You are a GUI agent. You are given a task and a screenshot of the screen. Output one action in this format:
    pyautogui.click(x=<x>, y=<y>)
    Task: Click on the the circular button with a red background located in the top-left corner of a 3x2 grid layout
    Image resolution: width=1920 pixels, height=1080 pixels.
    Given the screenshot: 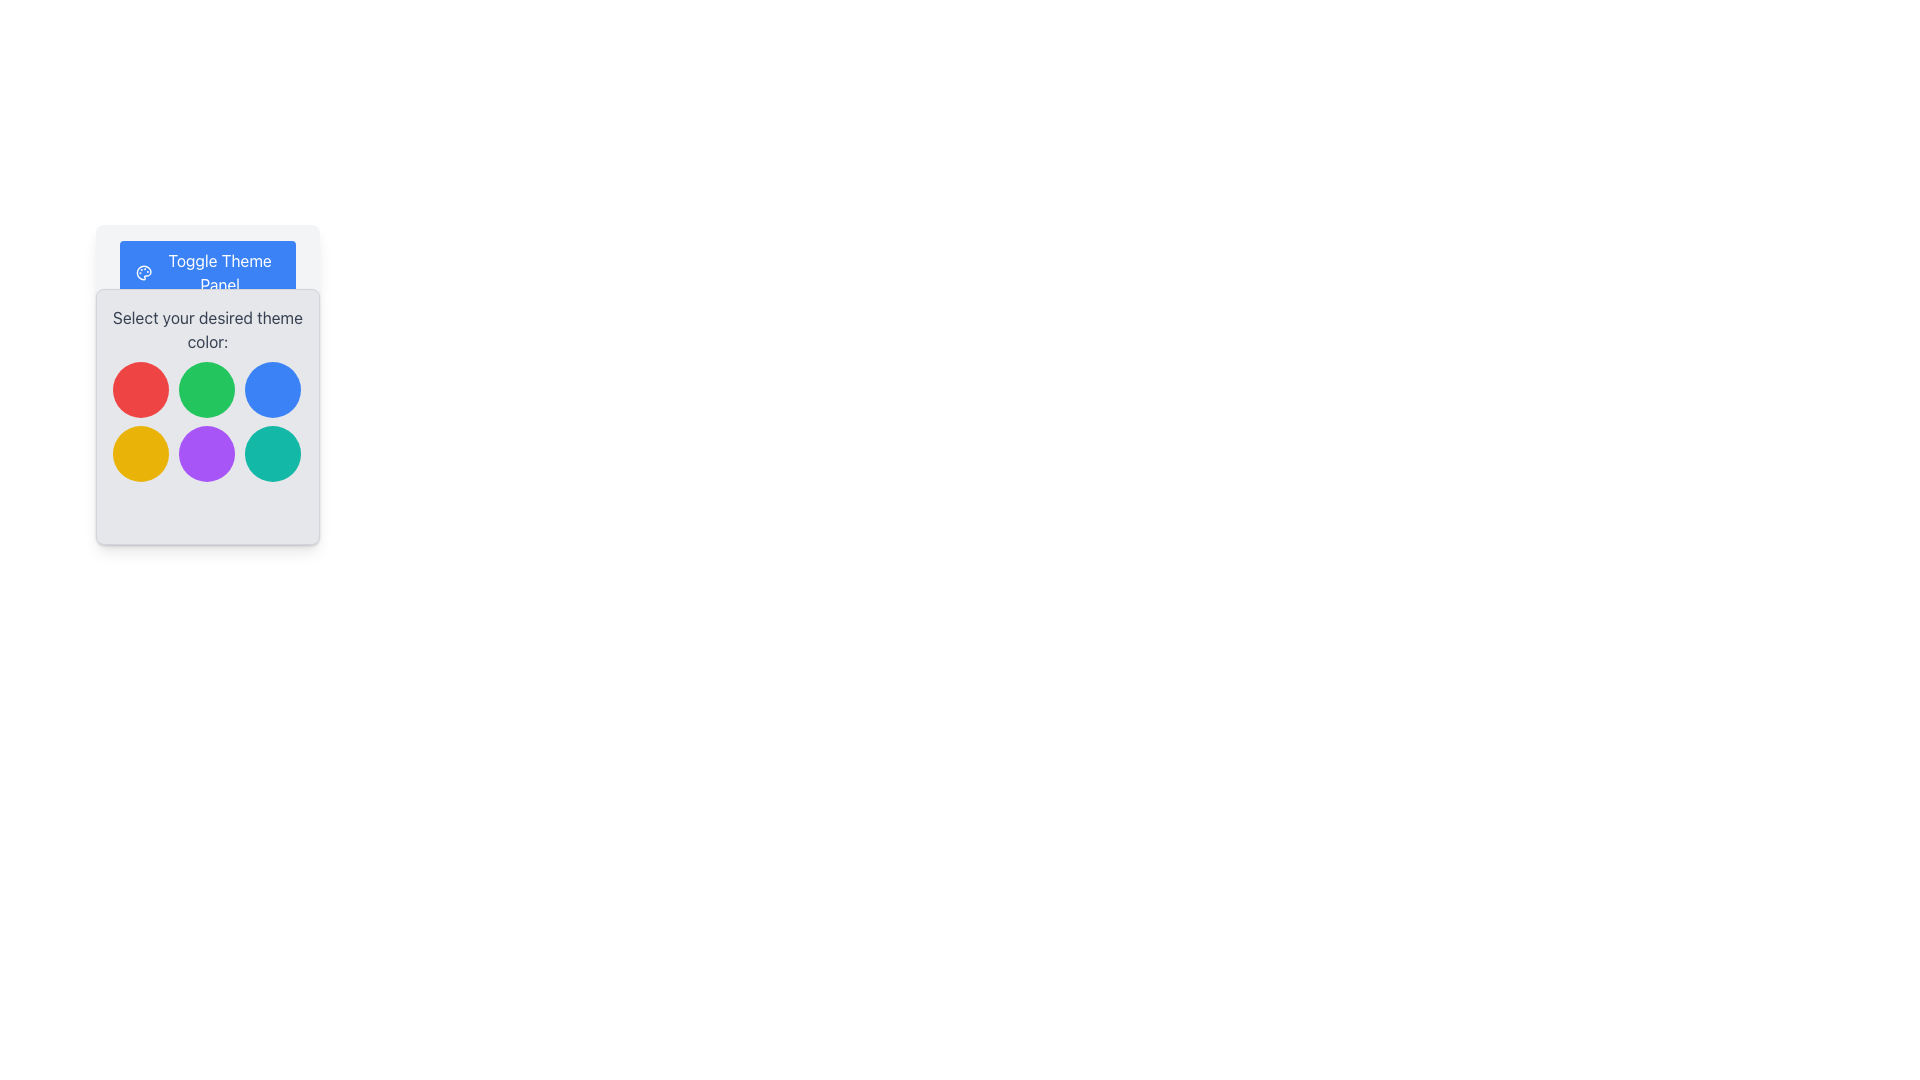 What is the action you would take?
    pyautogui.click(x=139, y=389)
    